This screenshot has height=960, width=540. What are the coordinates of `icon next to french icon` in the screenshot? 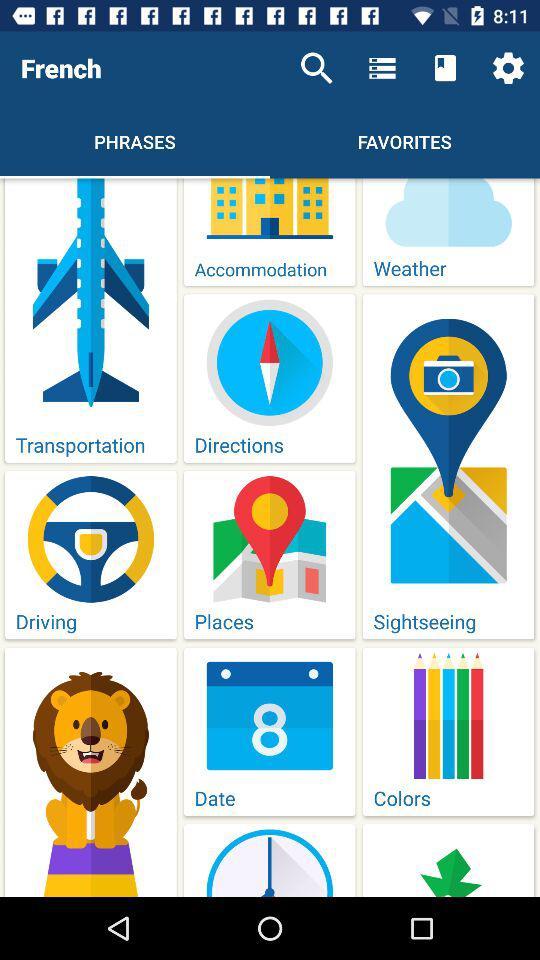 It's located at (316, 68).